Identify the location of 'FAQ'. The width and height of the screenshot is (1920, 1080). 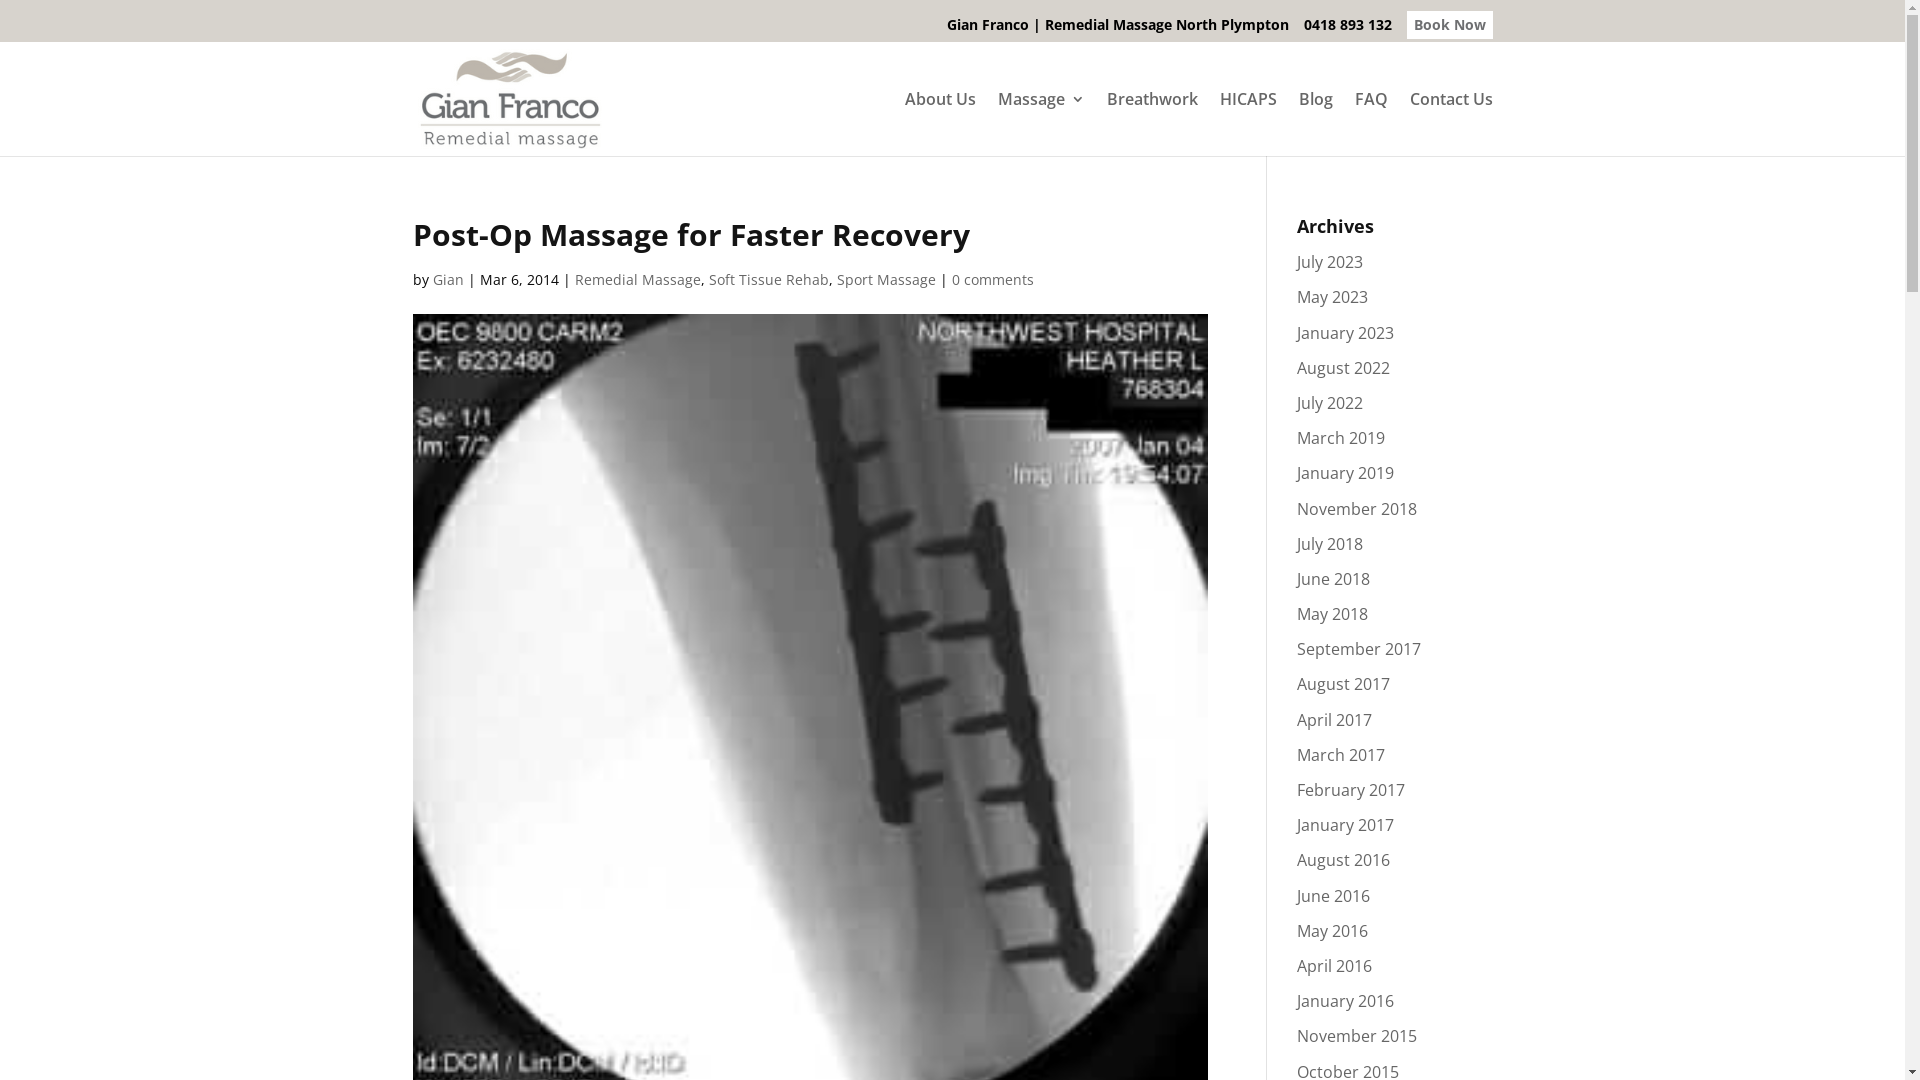
(1369, 123).